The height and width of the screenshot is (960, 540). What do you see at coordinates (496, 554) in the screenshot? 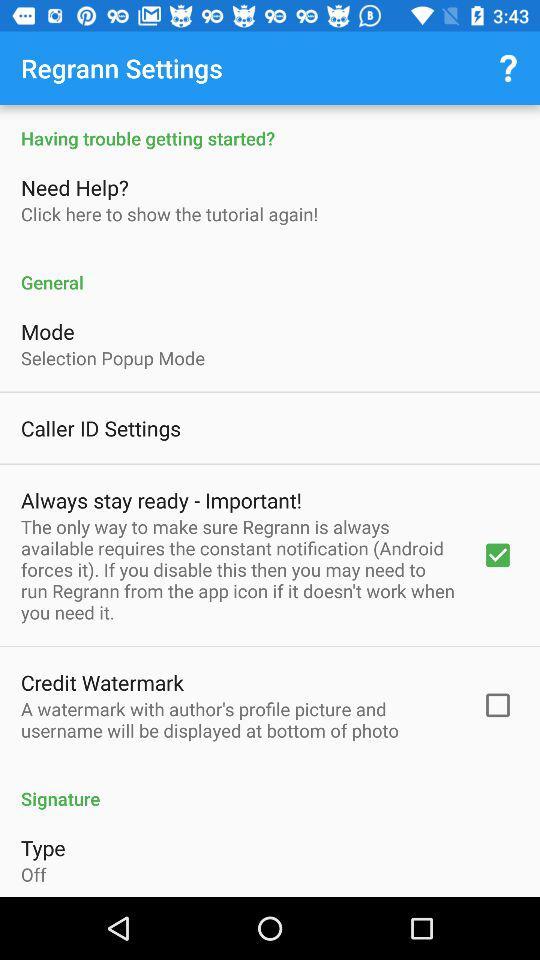
I see `the white tick in green background` at bounding box center [496, 554].